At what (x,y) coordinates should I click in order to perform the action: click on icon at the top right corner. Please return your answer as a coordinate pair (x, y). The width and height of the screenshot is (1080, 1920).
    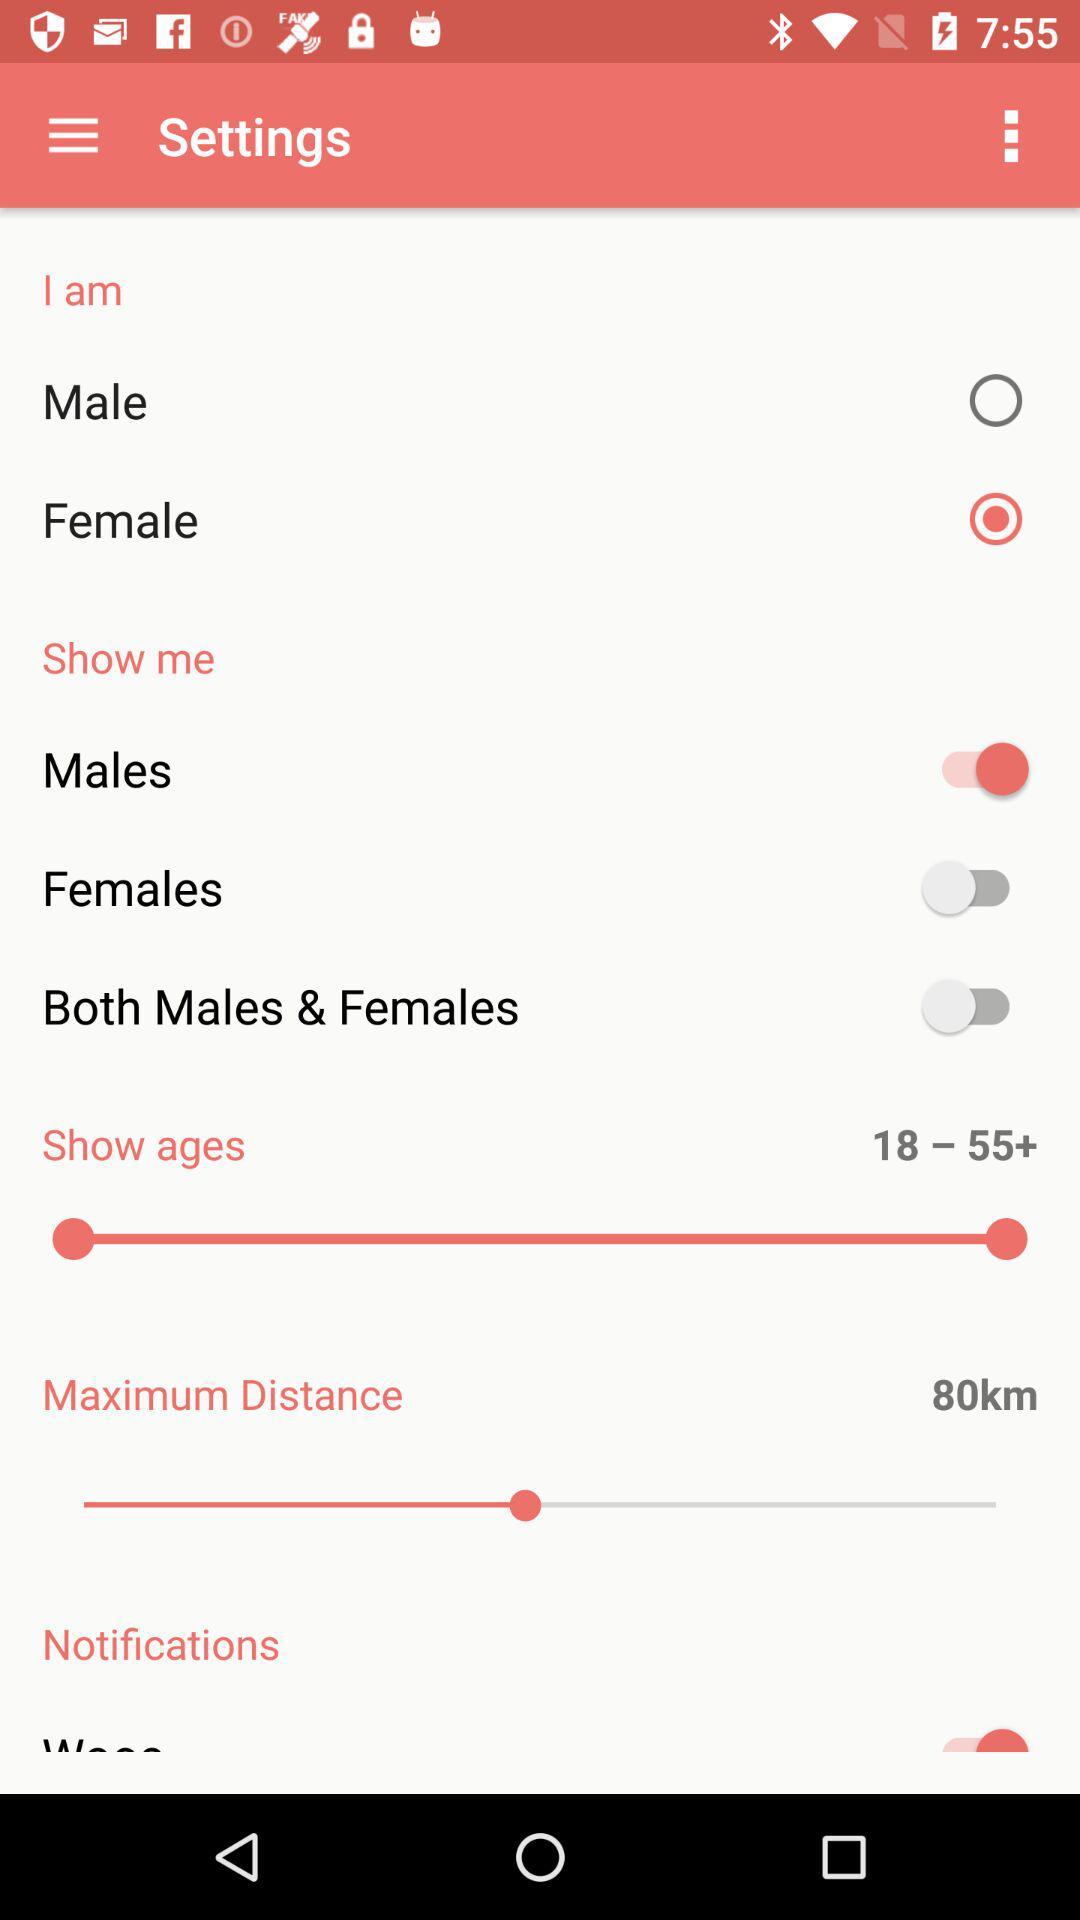
    Looking at the image, I should click on (1011, 134).